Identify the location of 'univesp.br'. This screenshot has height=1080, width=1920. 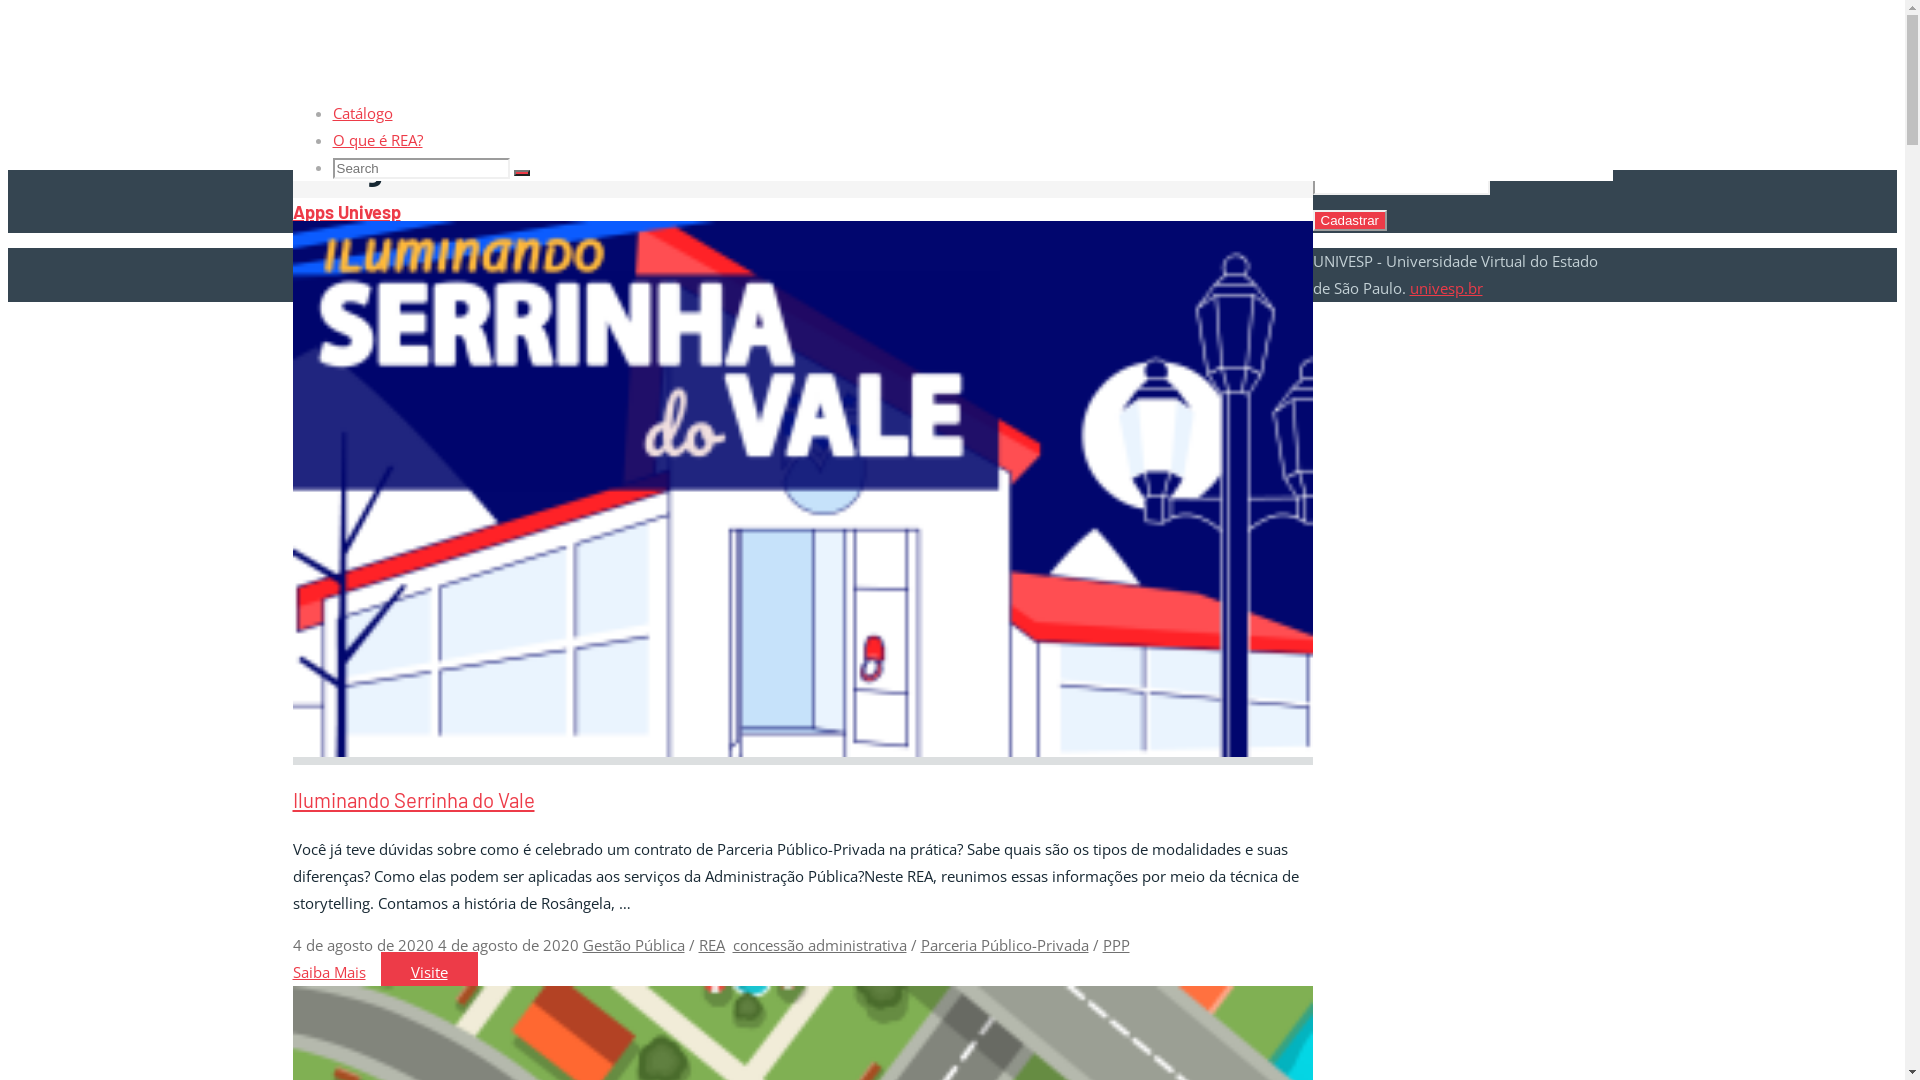
(1409, 288).